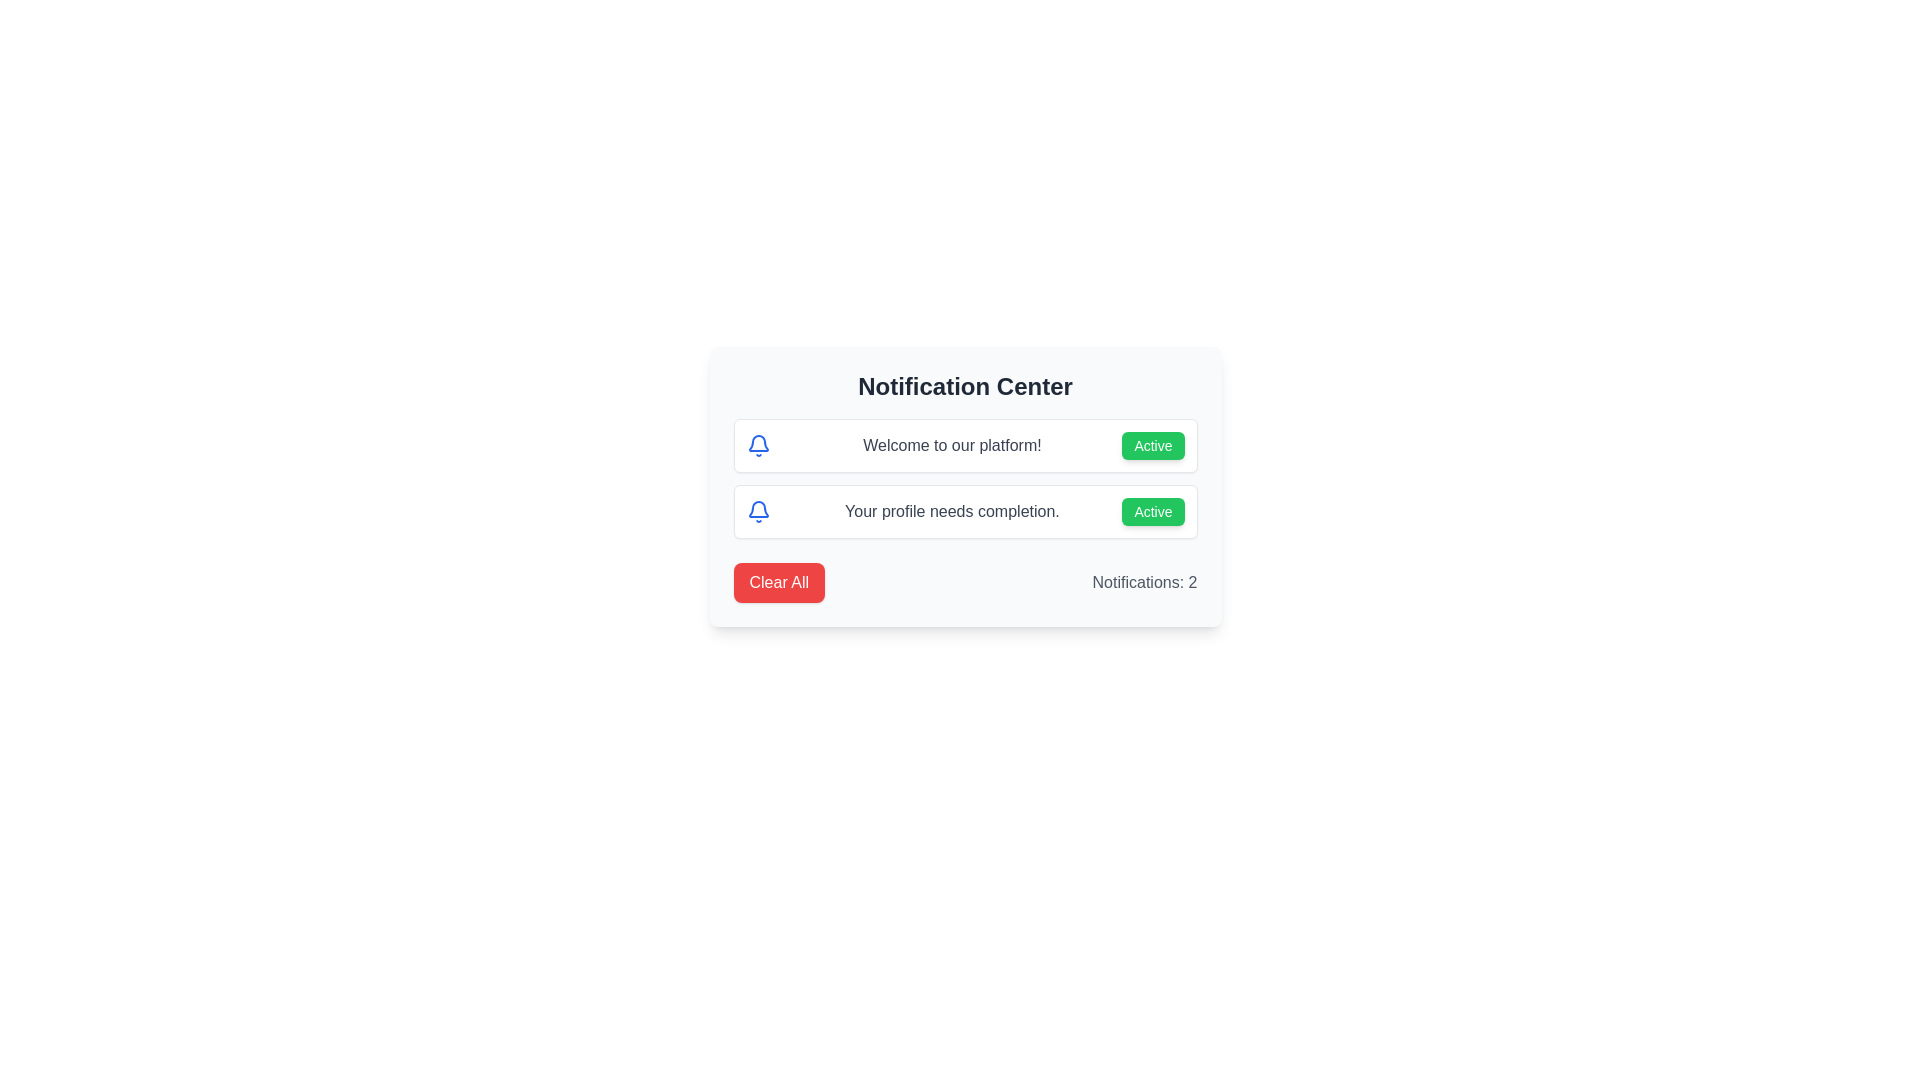 This screenshot has width=1920, height=1080. I want to click on the bell icon representing the notification for the welcome message, located at the far left of the entry row containing the text 'Welcome to our platform!', so click(757, 445).